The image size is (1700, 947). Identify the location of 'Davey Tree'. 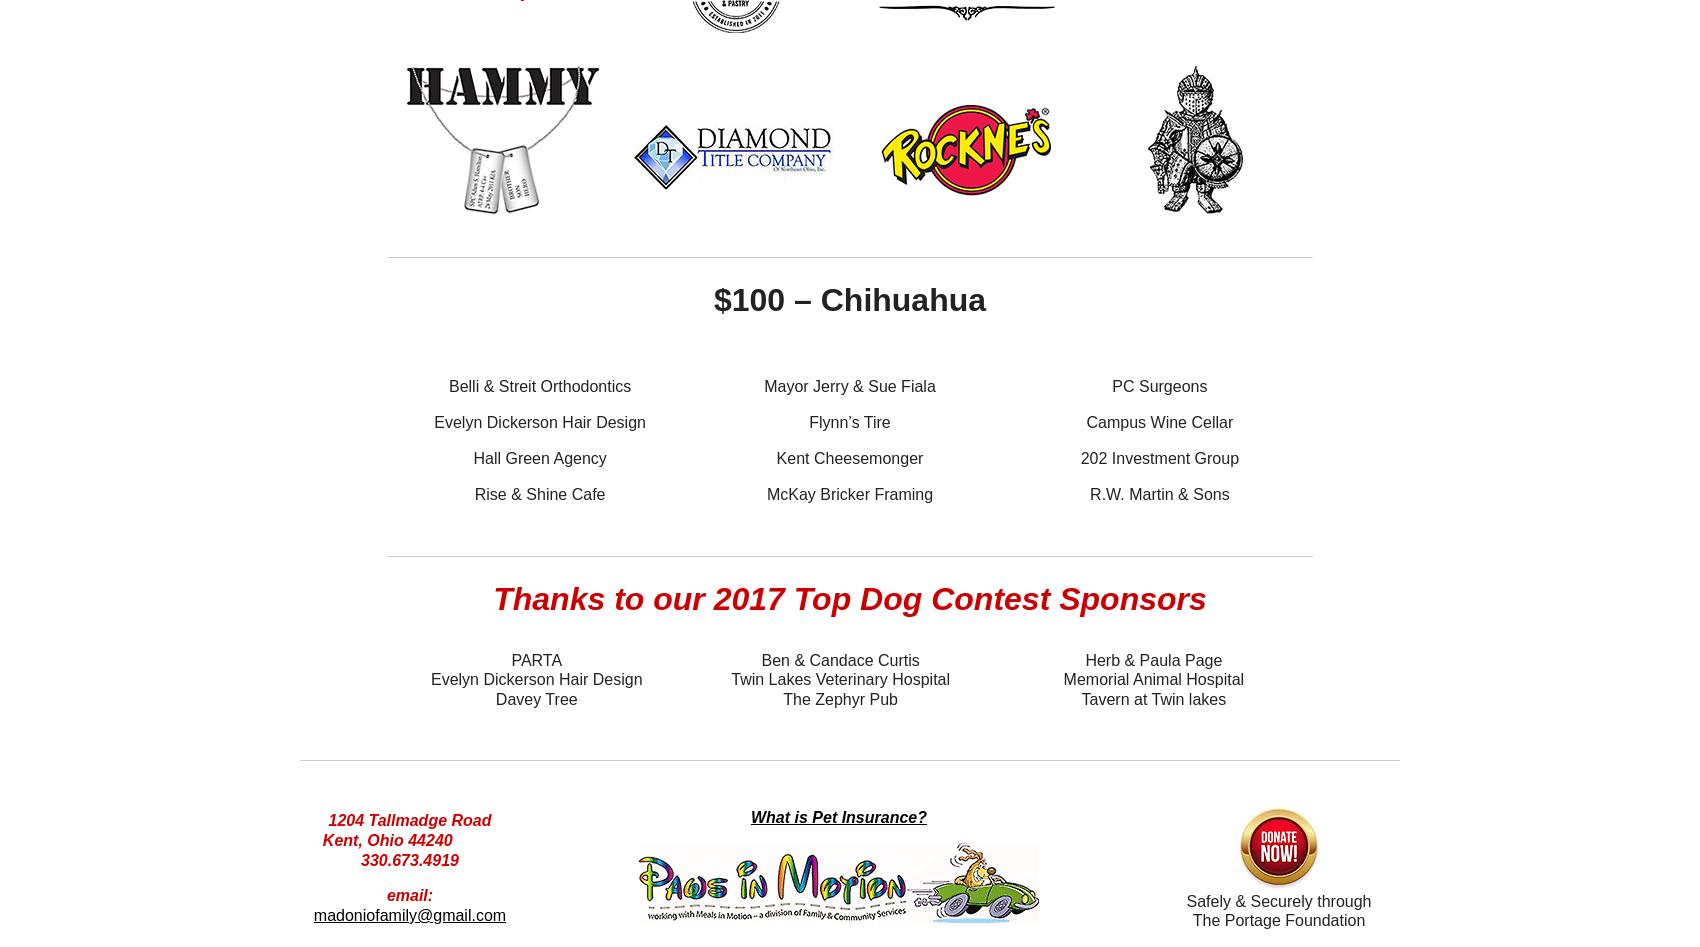
(535, 697).